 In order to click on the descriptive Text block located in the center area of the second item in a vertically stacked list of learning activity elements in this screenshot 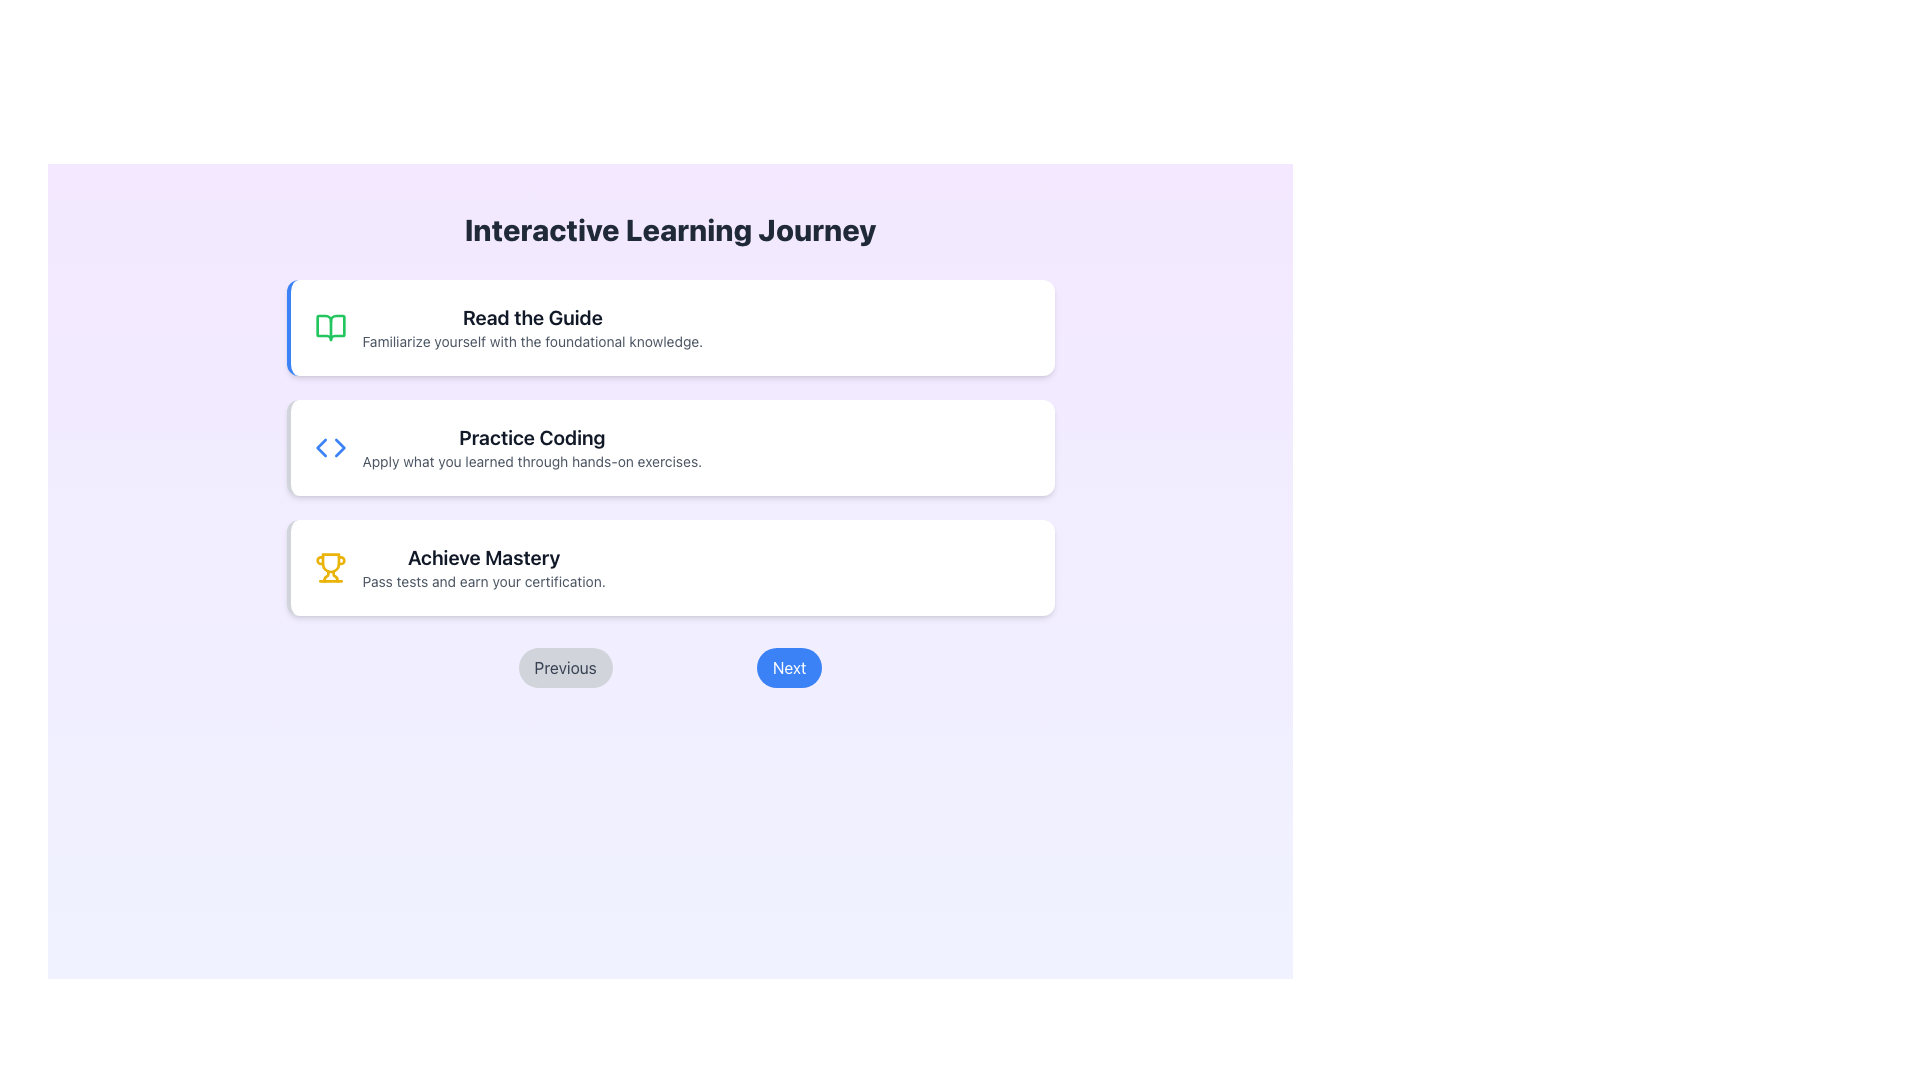, I will do `click(532, 446)`.